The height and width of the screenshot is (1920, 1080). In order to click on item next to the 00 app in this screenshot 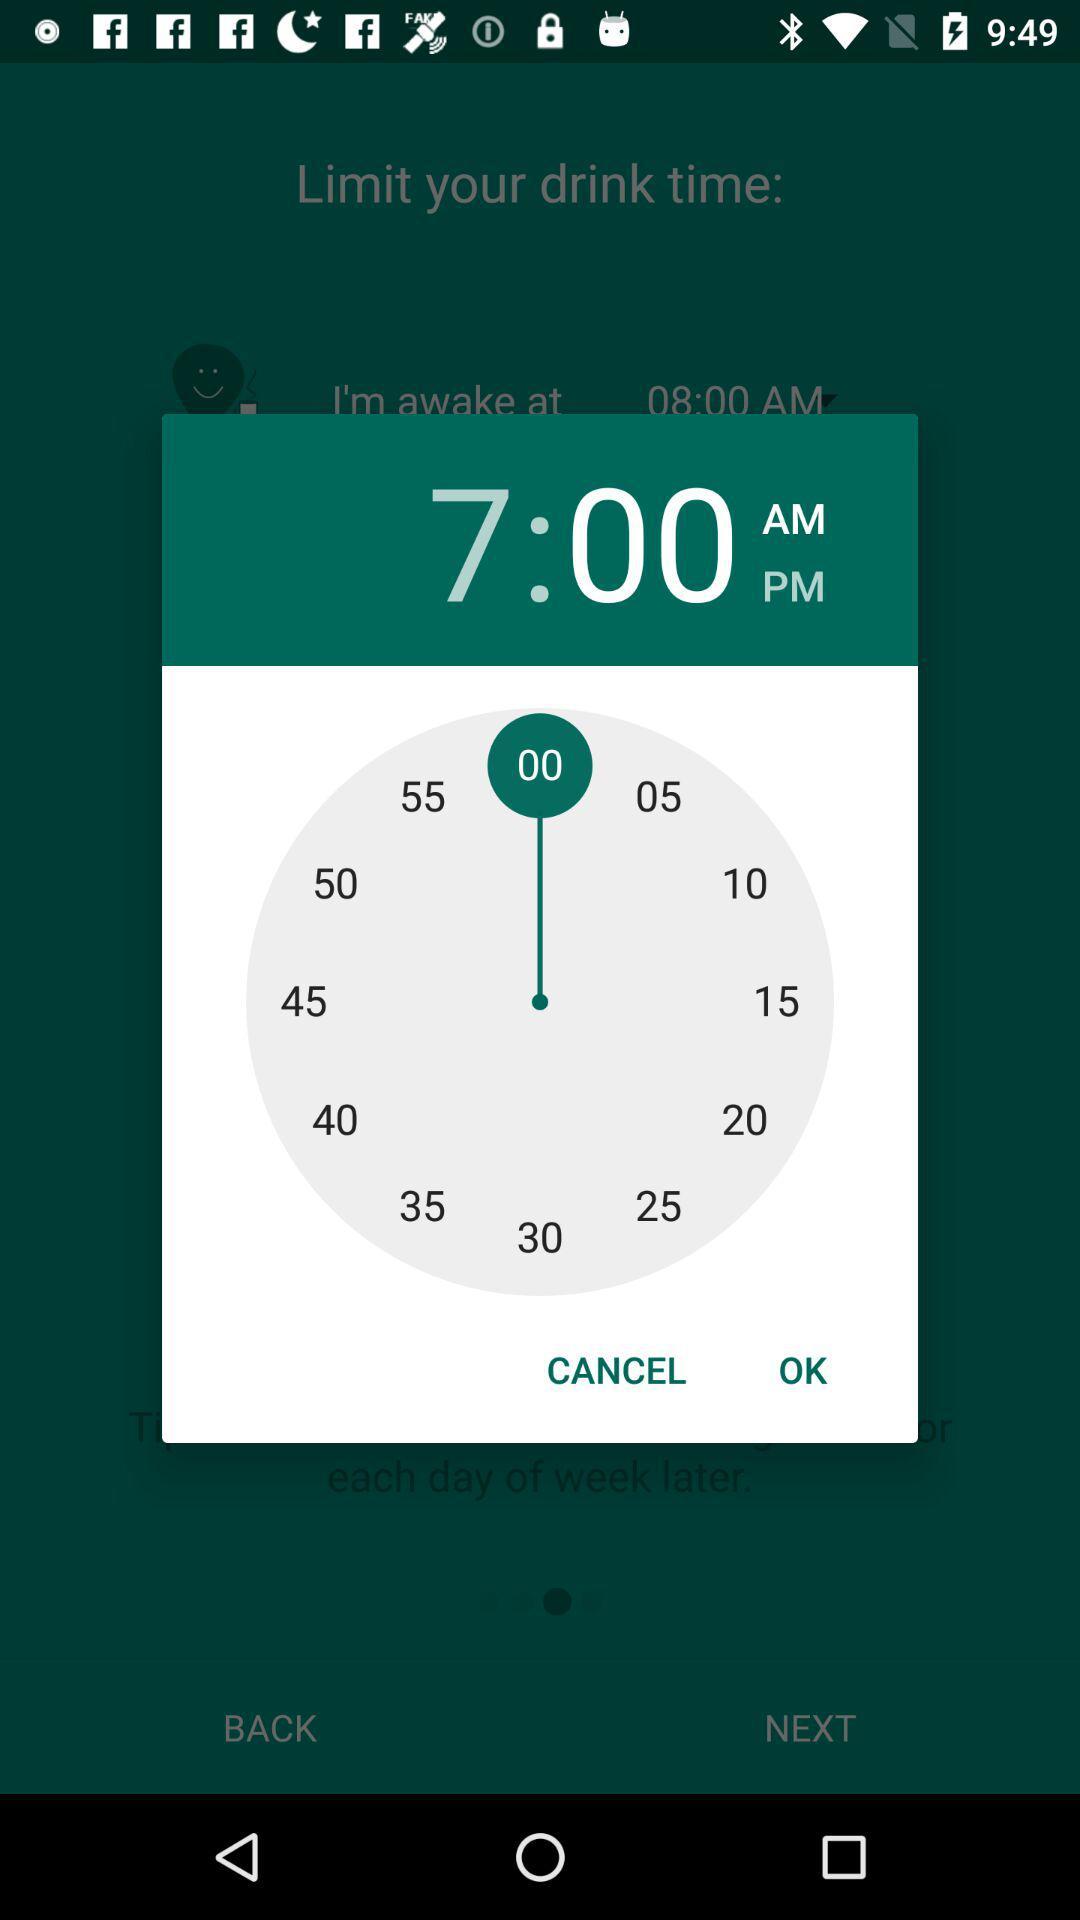, I will do `click(792, 578)`.